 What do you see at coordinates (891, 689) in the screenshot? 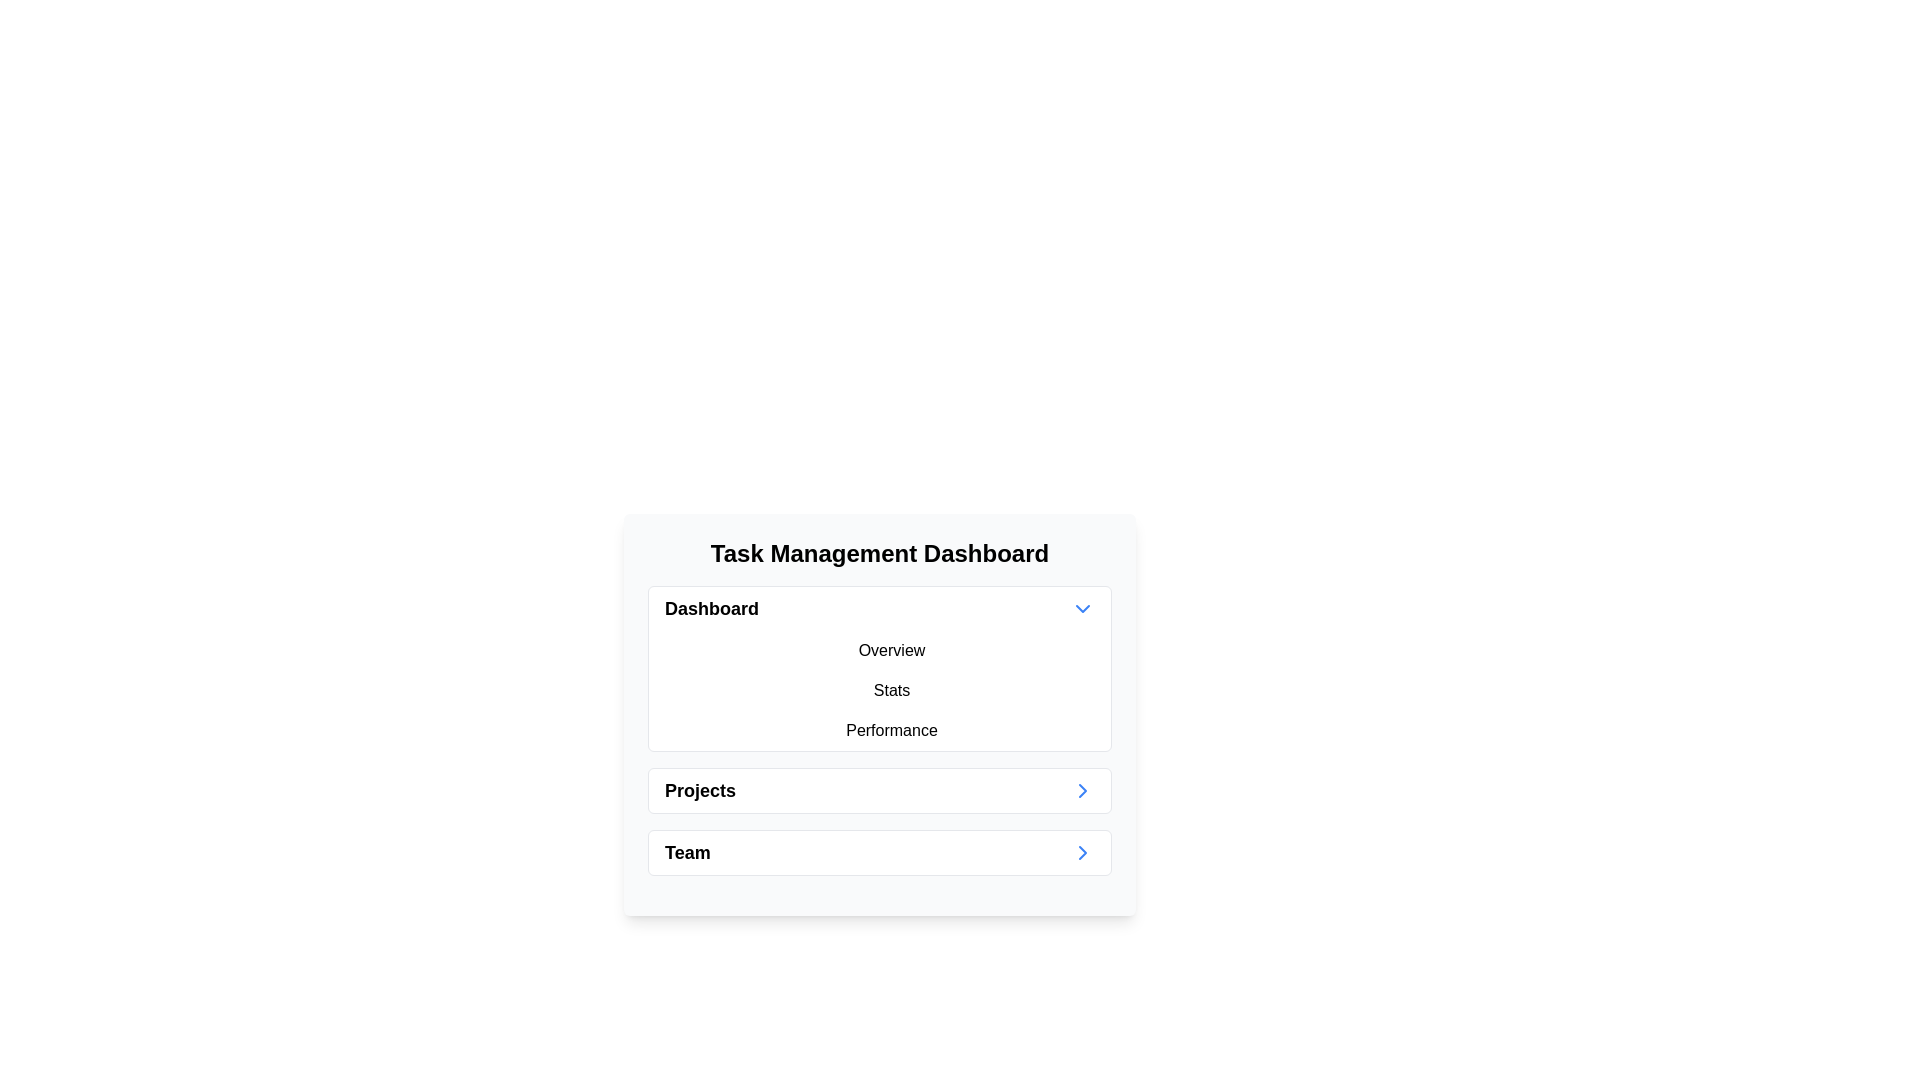
I see `the 'Stats' button, which is the second item in the vertical list under the 'Dashboard' section in the 'Task Management Dashboard' panel` at bounding box center [891, 689].